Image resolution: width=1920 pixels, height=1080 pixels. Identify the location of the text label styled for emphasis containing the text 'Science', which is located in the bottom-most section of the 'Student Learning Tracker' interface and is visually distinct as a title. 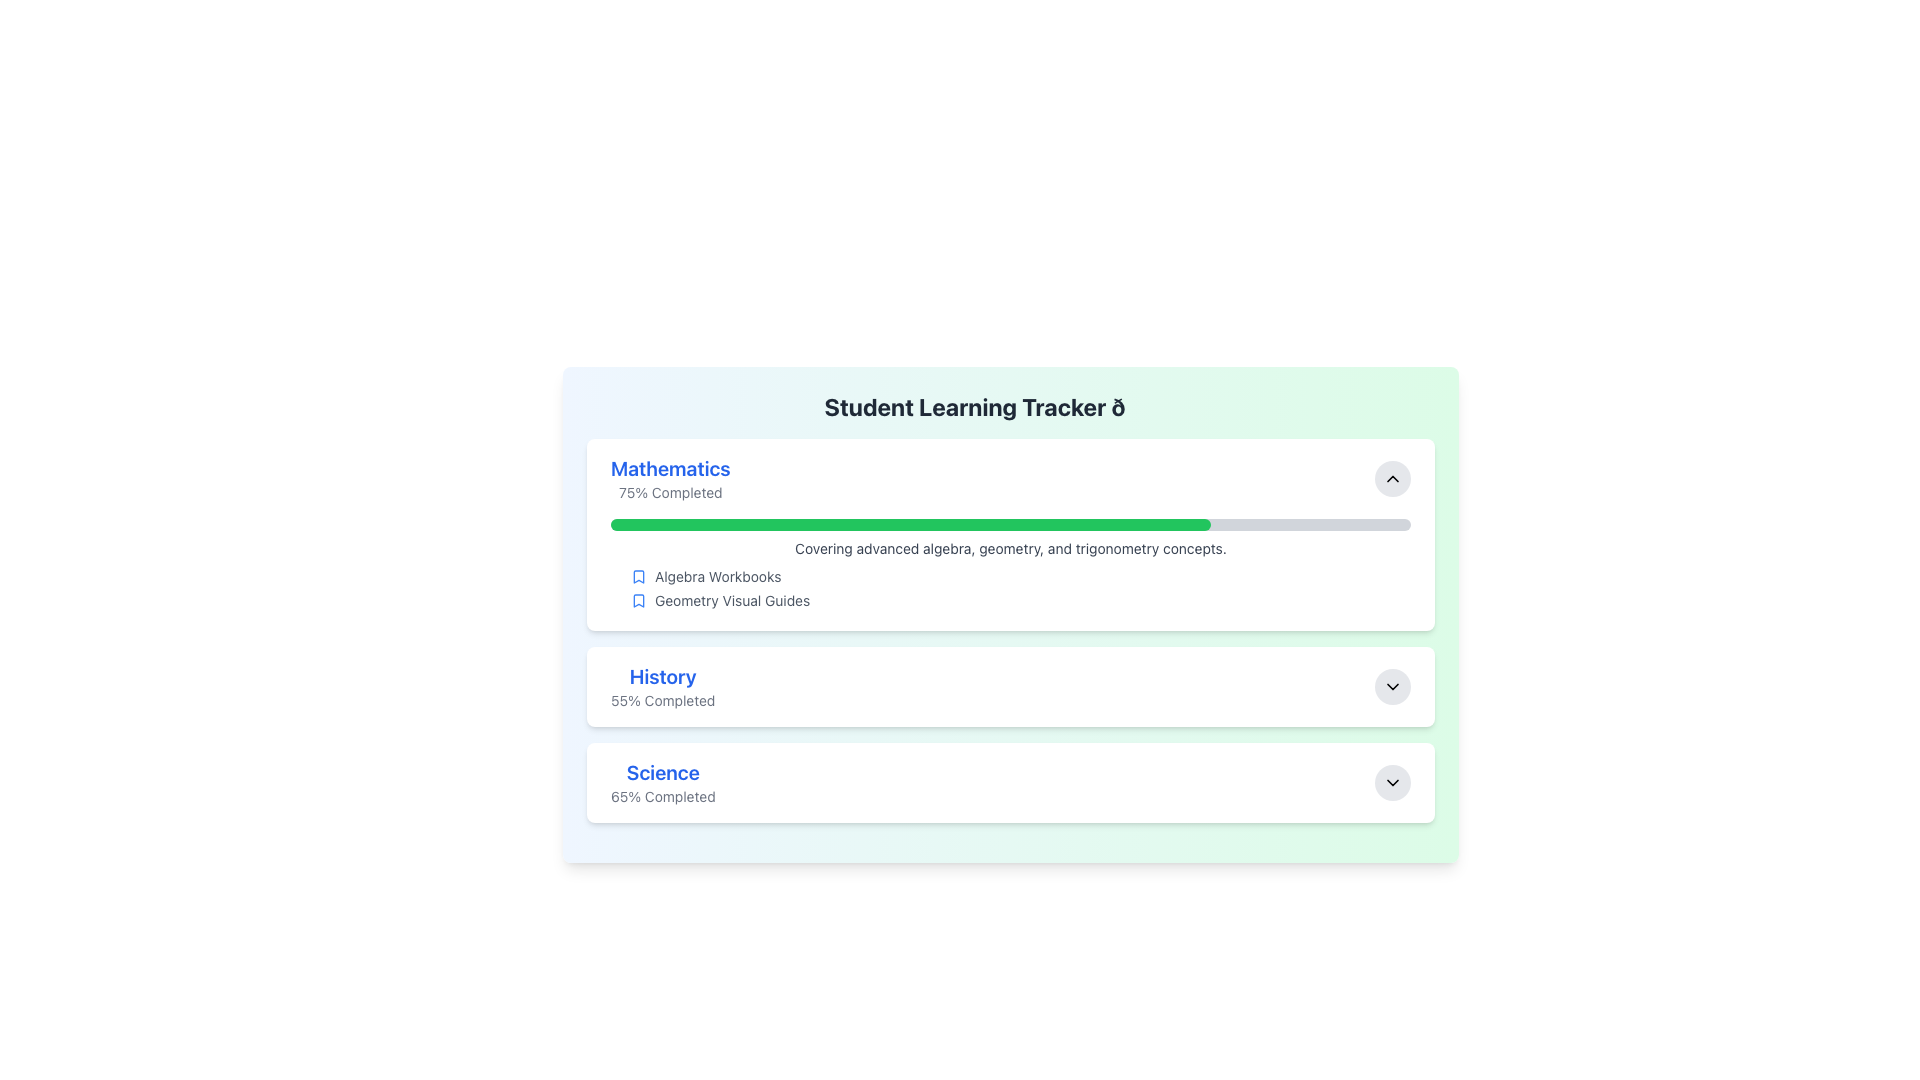
(663, 771).